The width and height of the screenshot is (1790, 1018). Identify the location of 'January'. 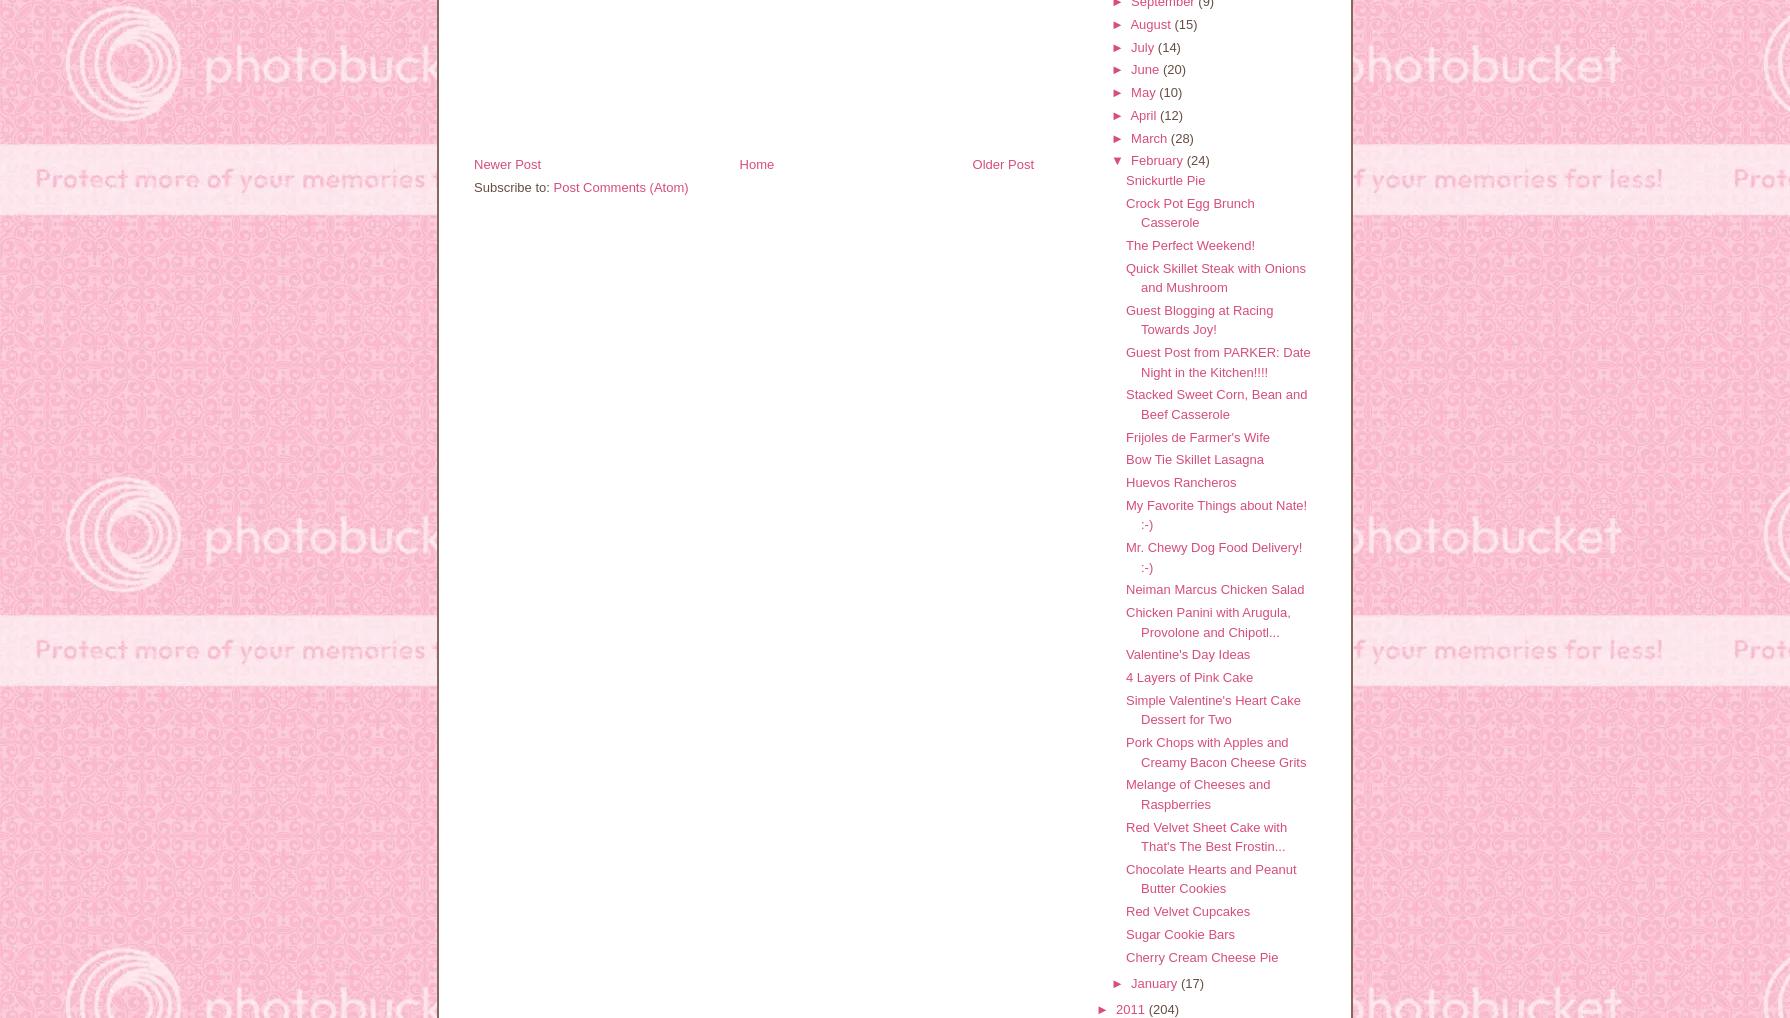
(1155, 982).